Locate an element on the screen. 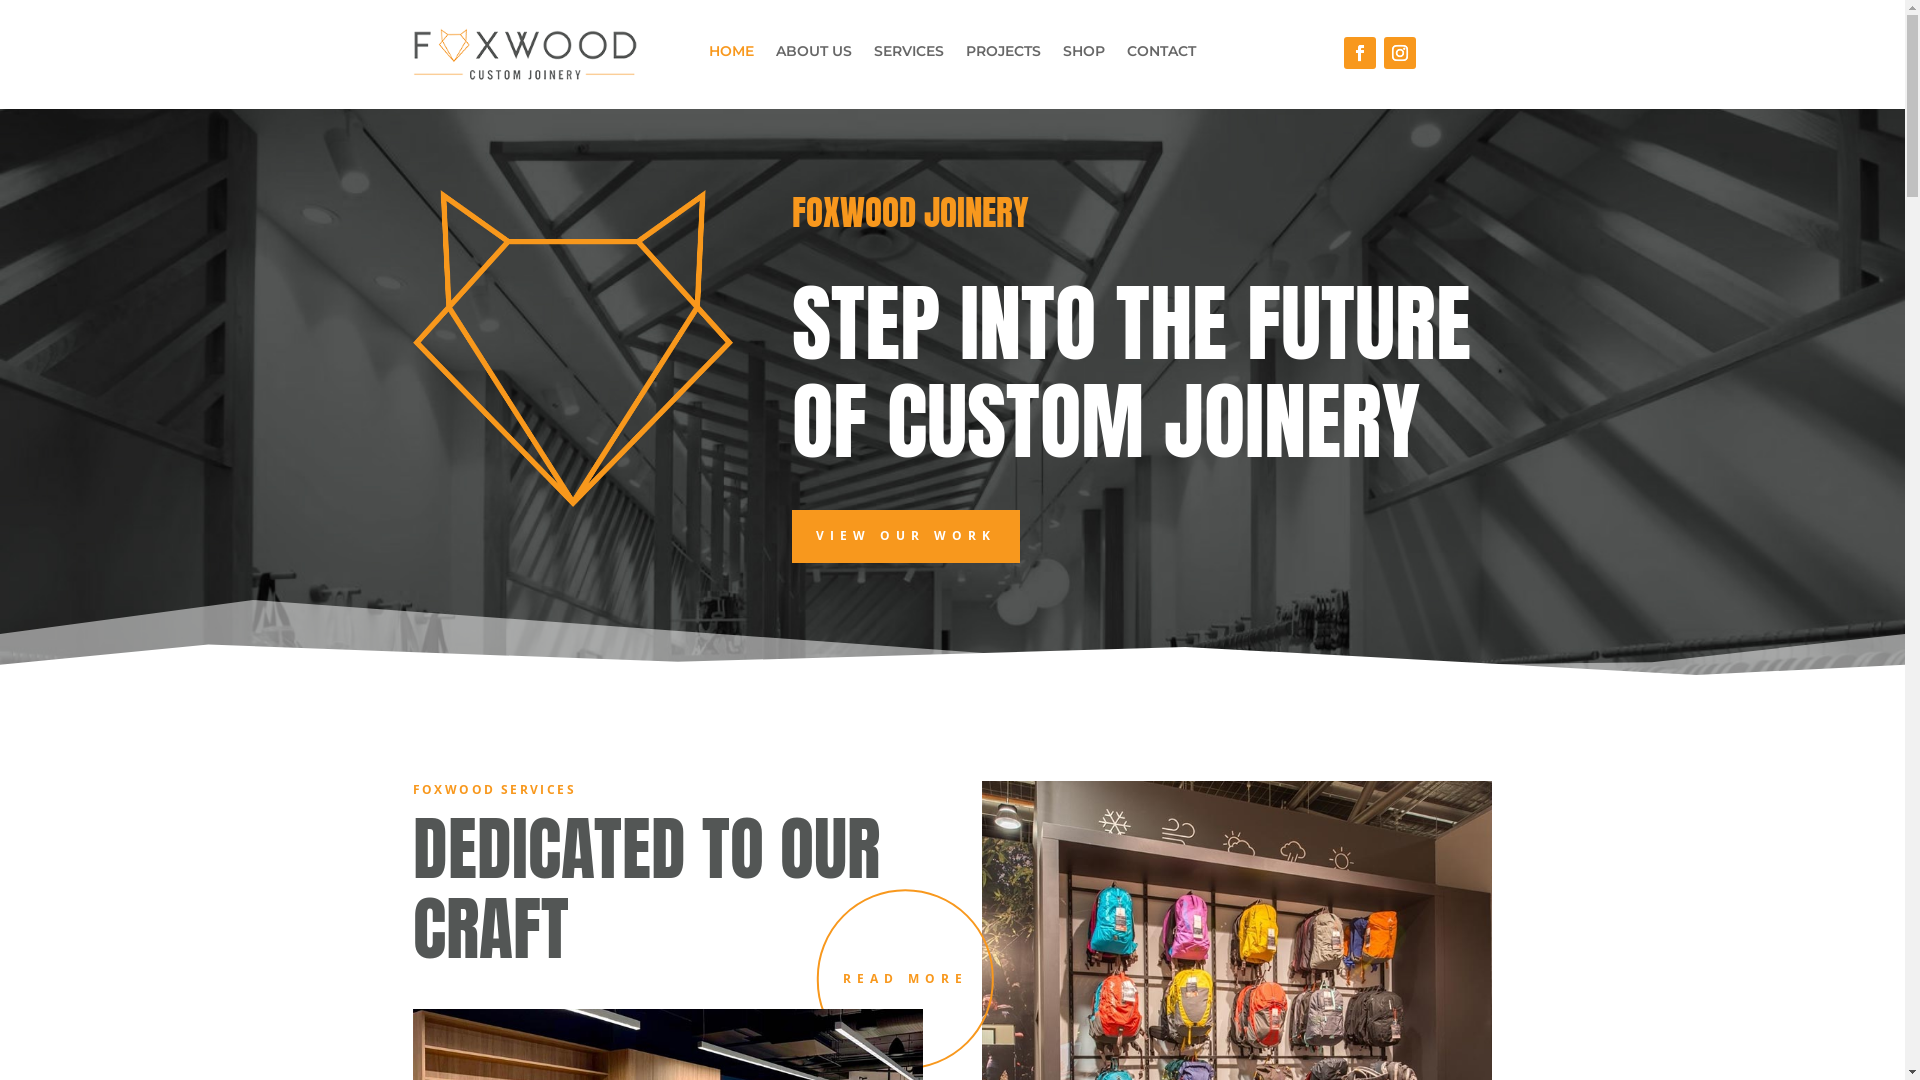  'Follow on Facebook' is located at coordinates (1359, 52).